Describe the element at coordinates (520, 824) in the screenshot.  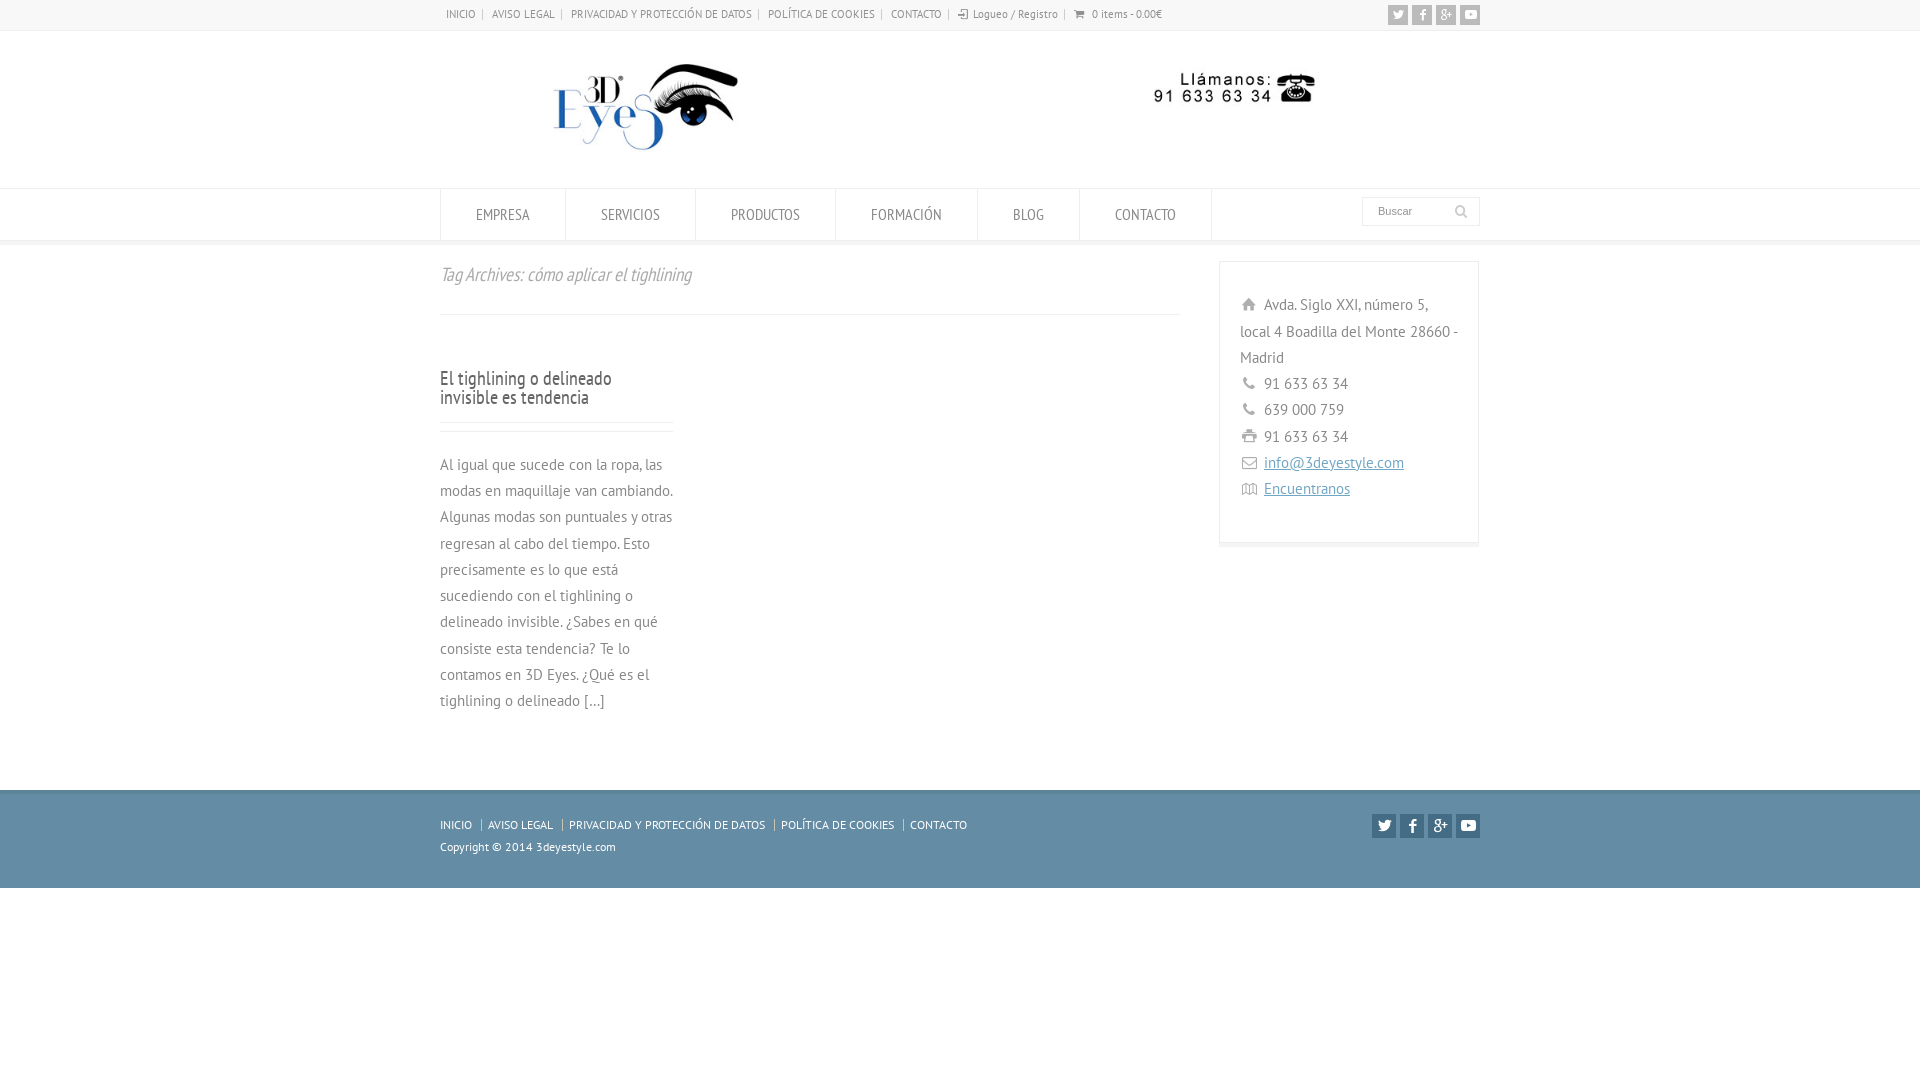
I see `'AVISO LEGAL'` at that location.